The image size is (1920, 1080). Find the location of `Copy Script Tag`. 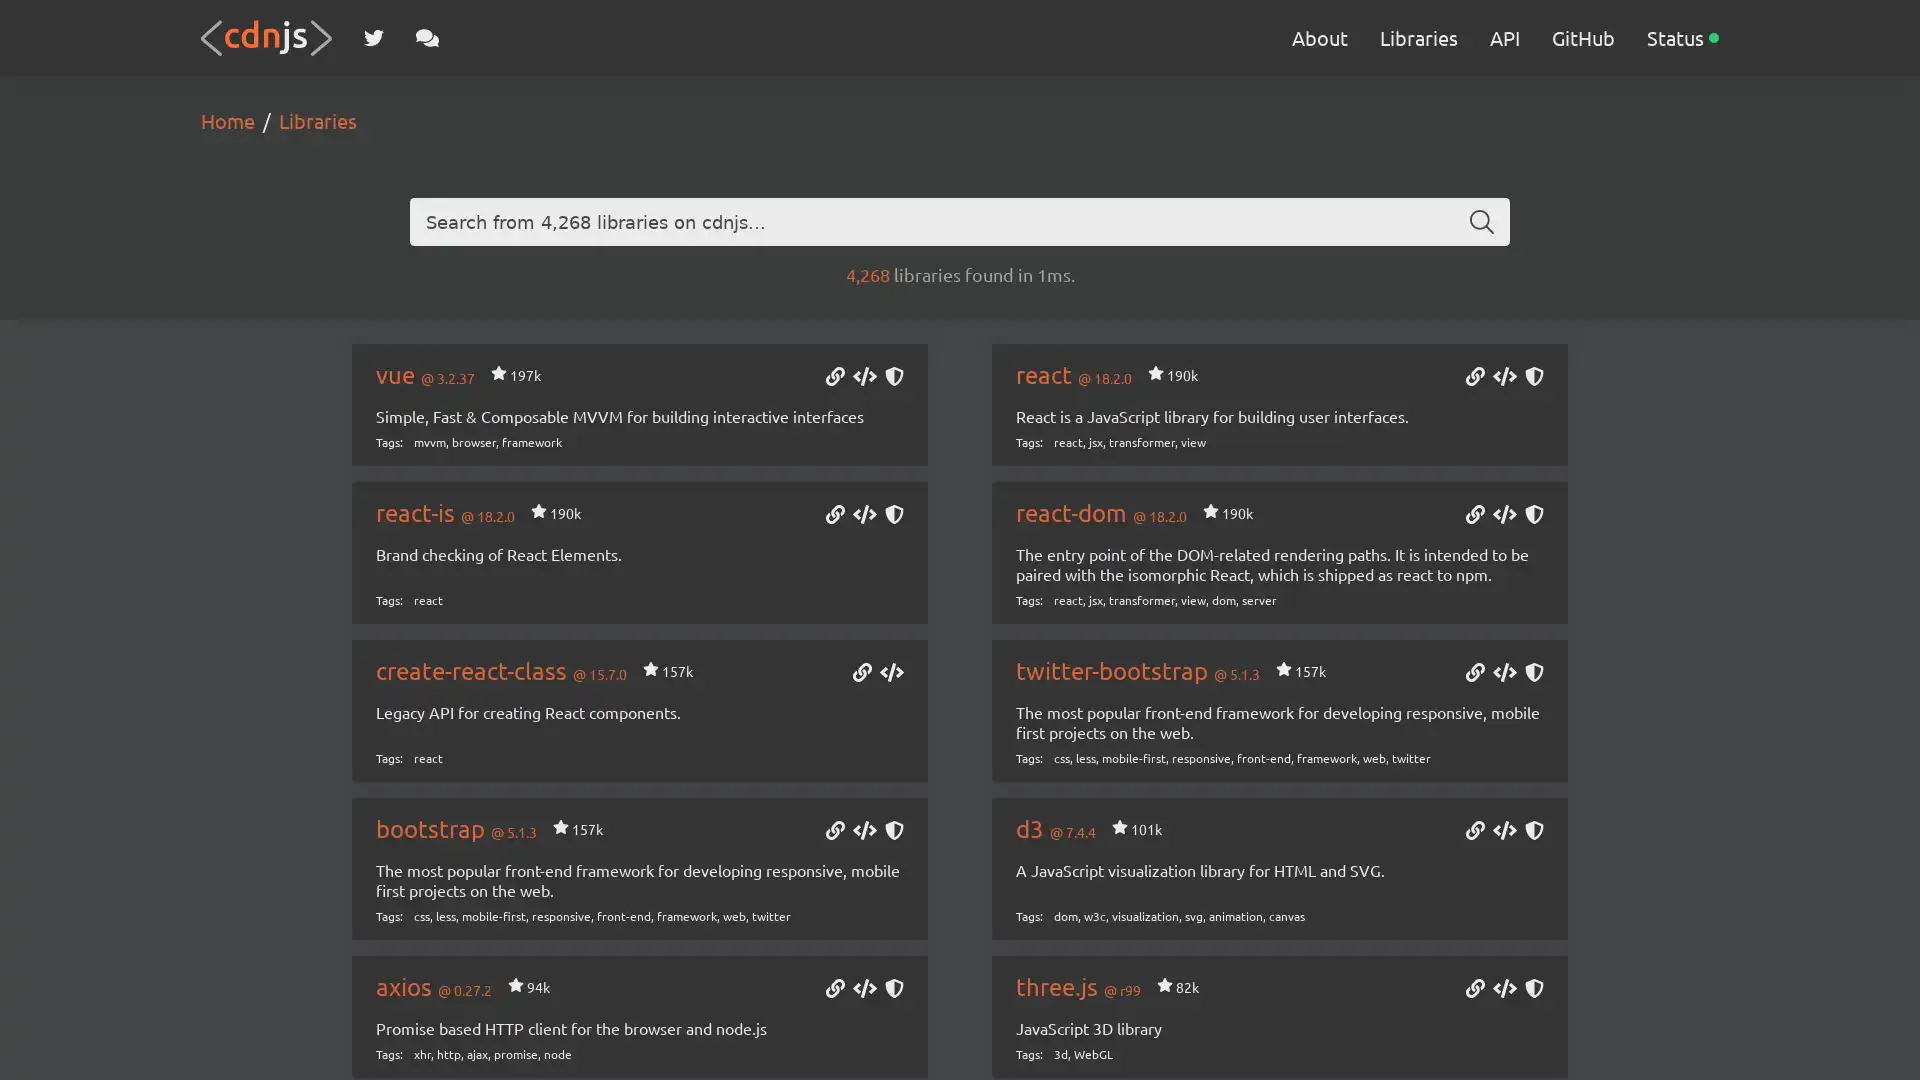

Copy Script Tag is located at coordinates (864, 378).